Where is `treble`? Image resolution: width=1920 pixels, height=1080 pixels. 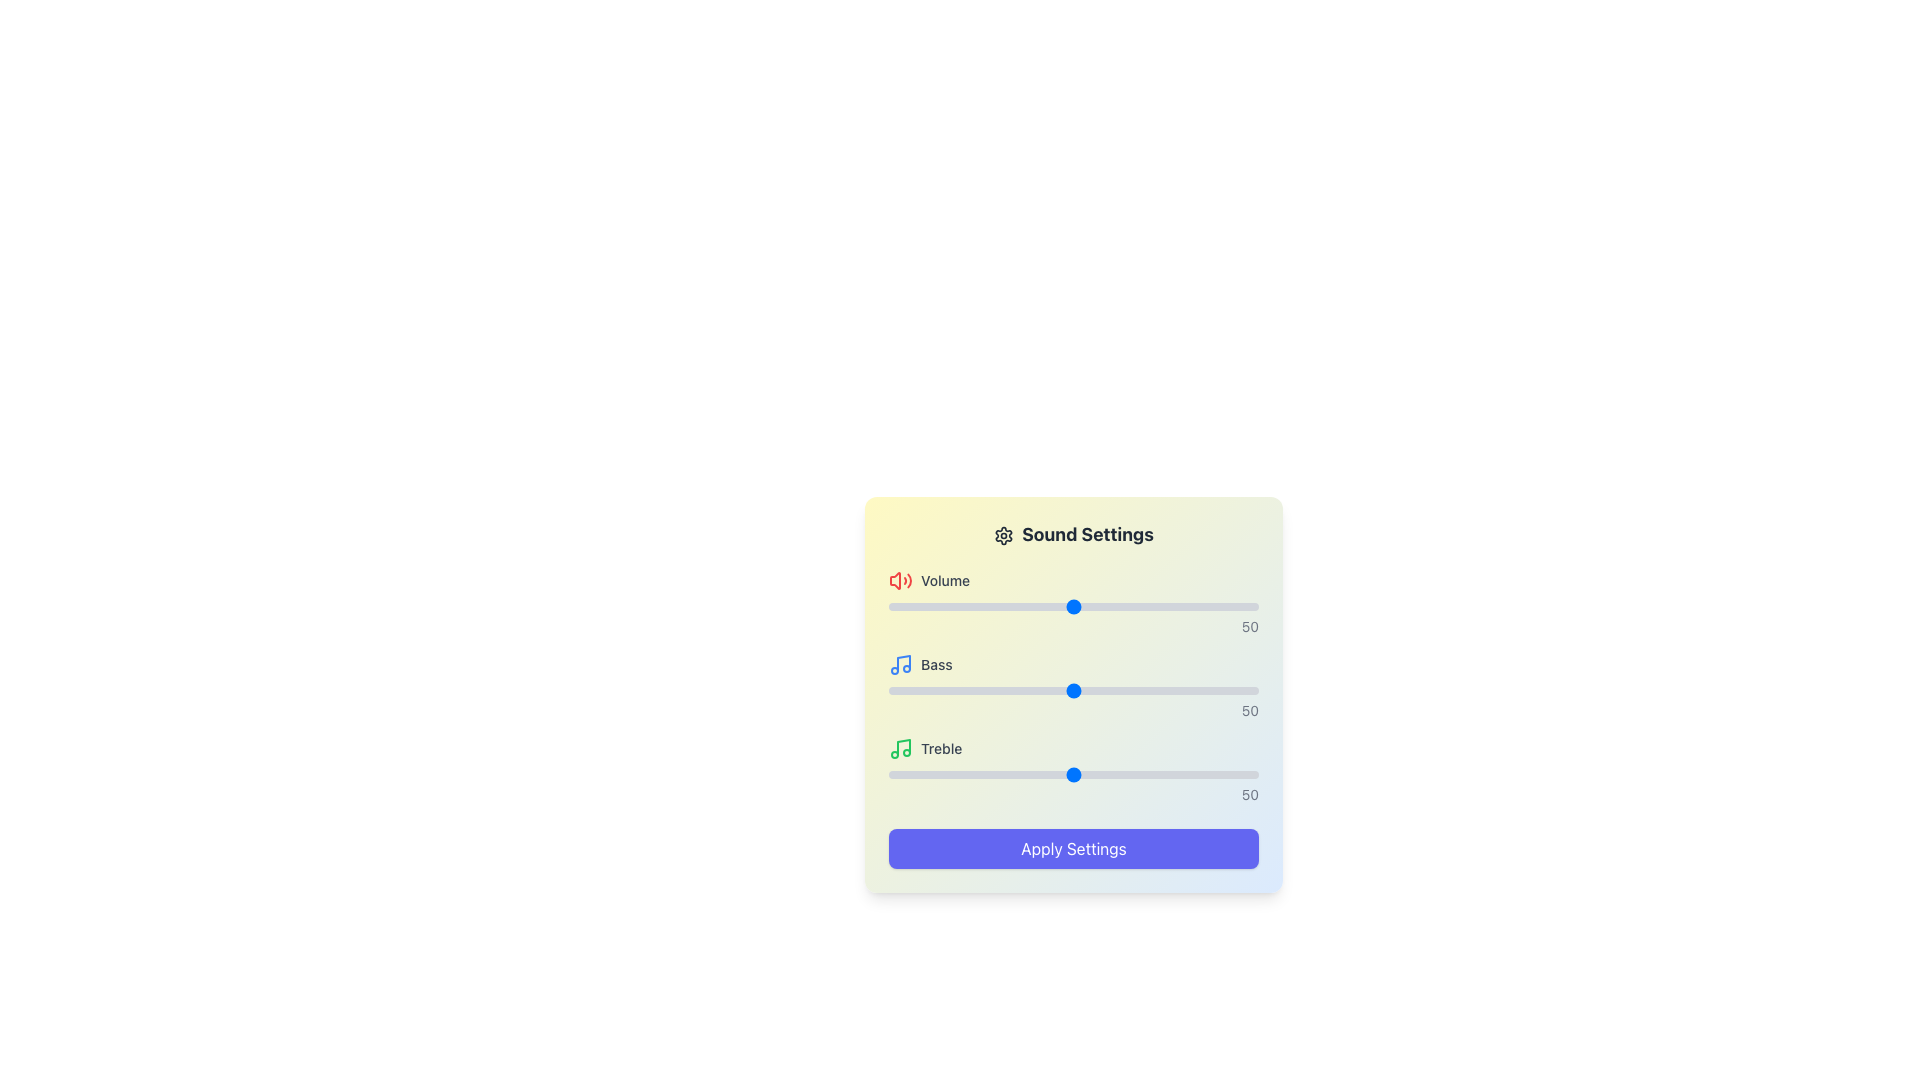 treble is located at coordinates (996, 774).